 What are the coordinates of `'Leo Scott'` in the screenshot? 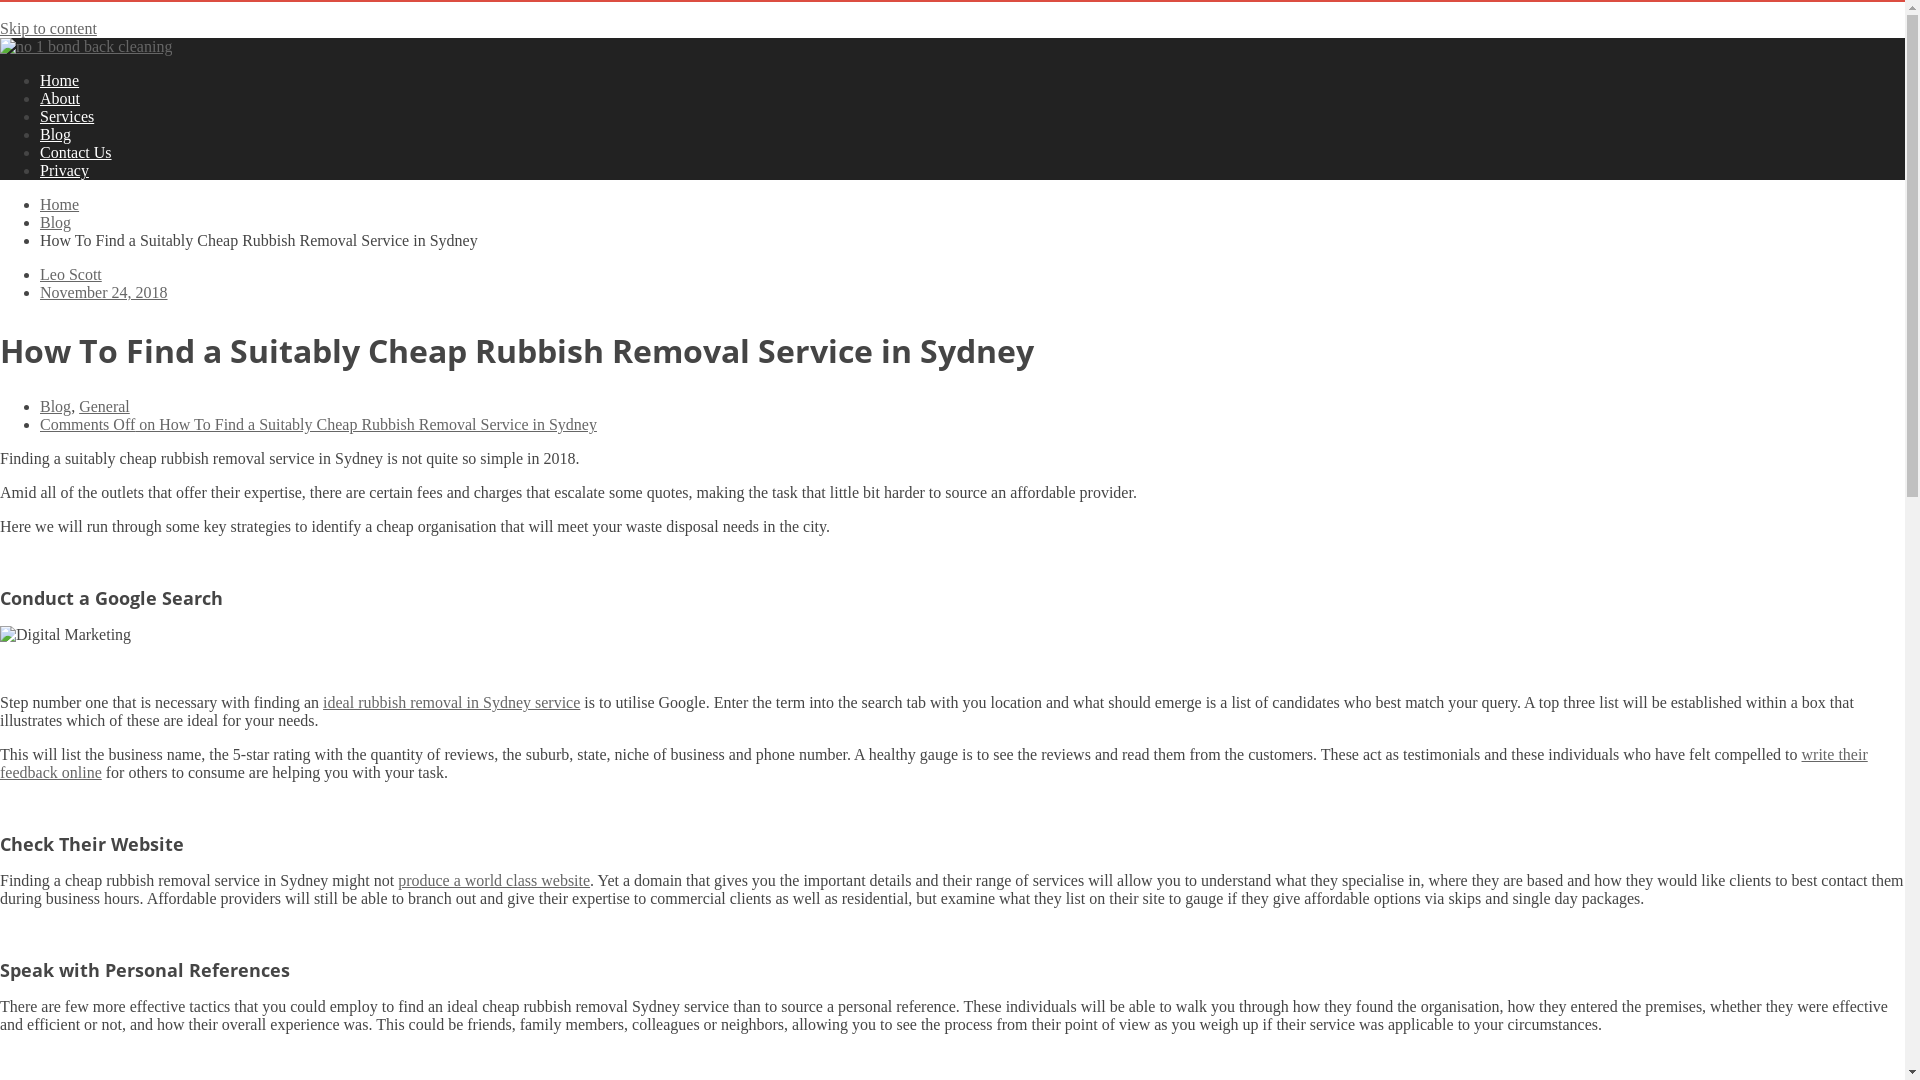 It's located at (71, 274).